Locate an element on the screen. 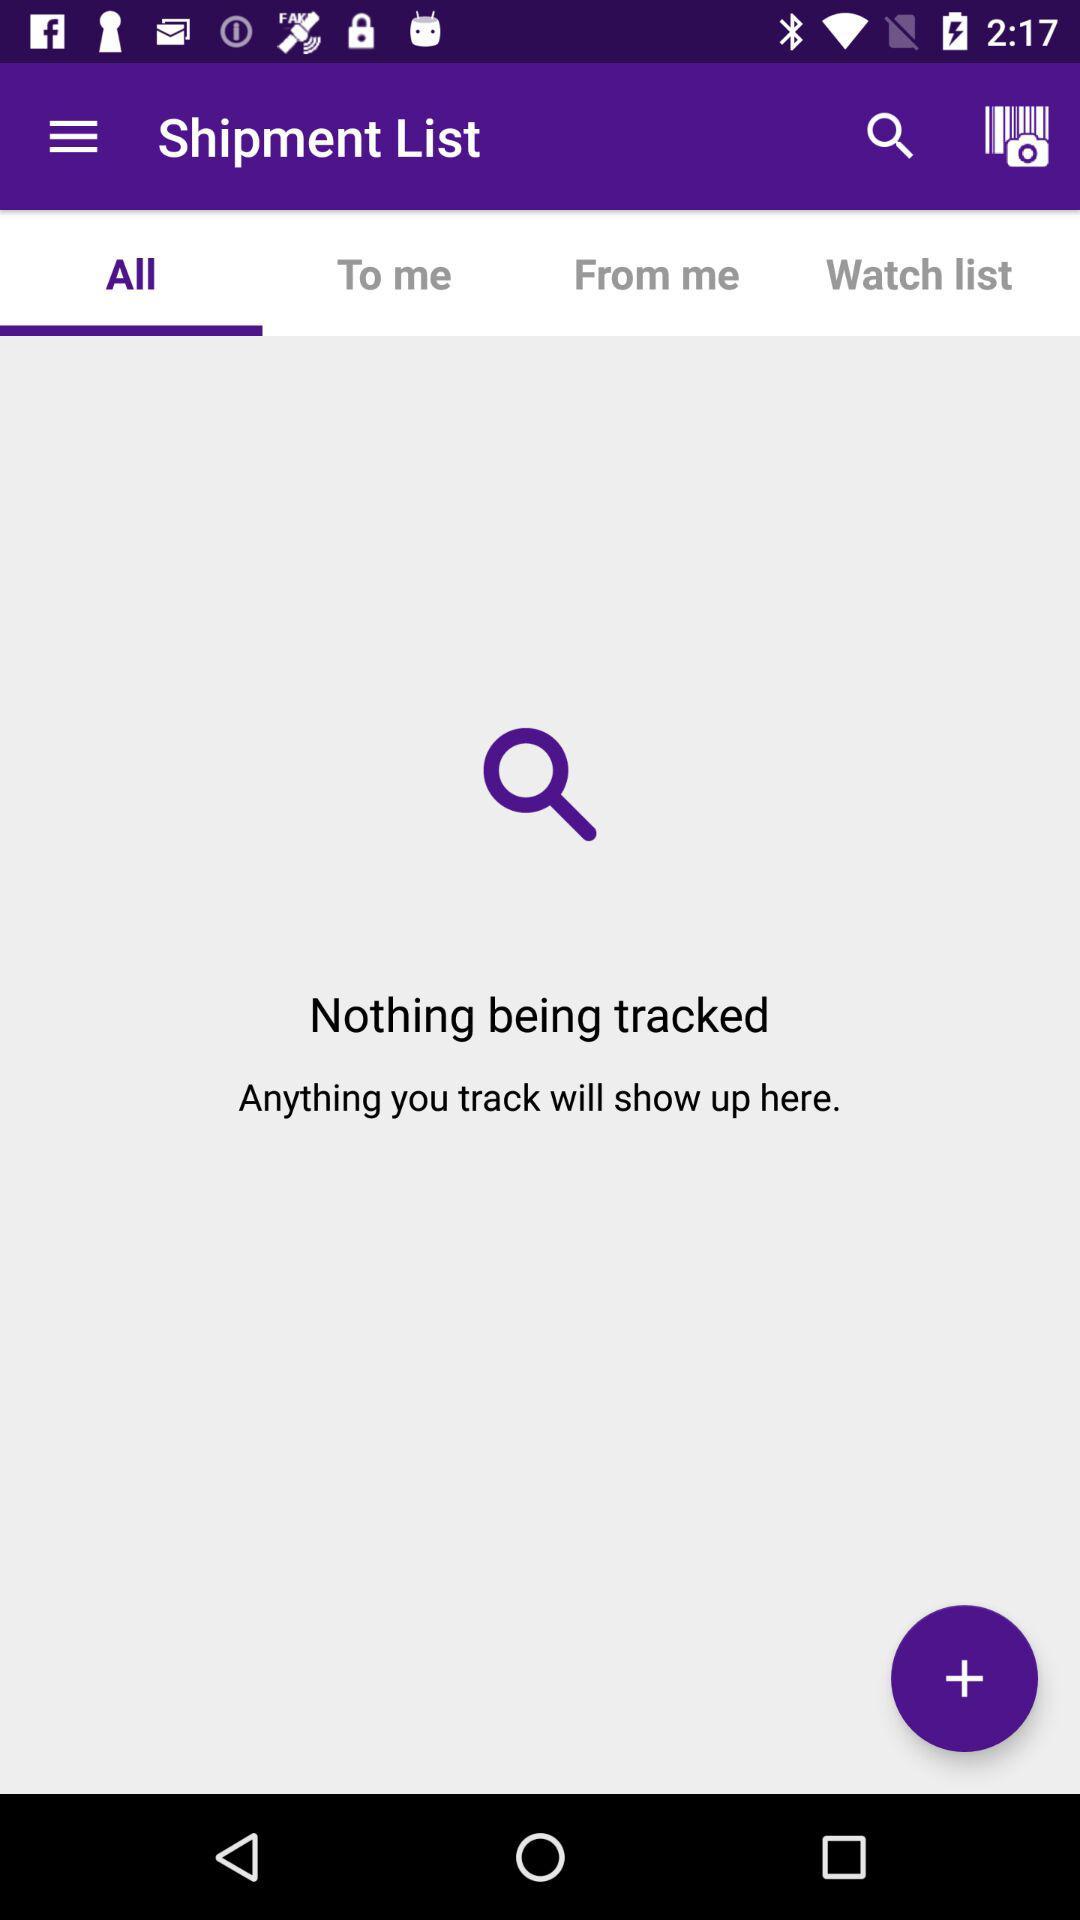 This screenshot has width=1080, height=1920. the icon to the left of the from me app is located at coordinates (393, 272).